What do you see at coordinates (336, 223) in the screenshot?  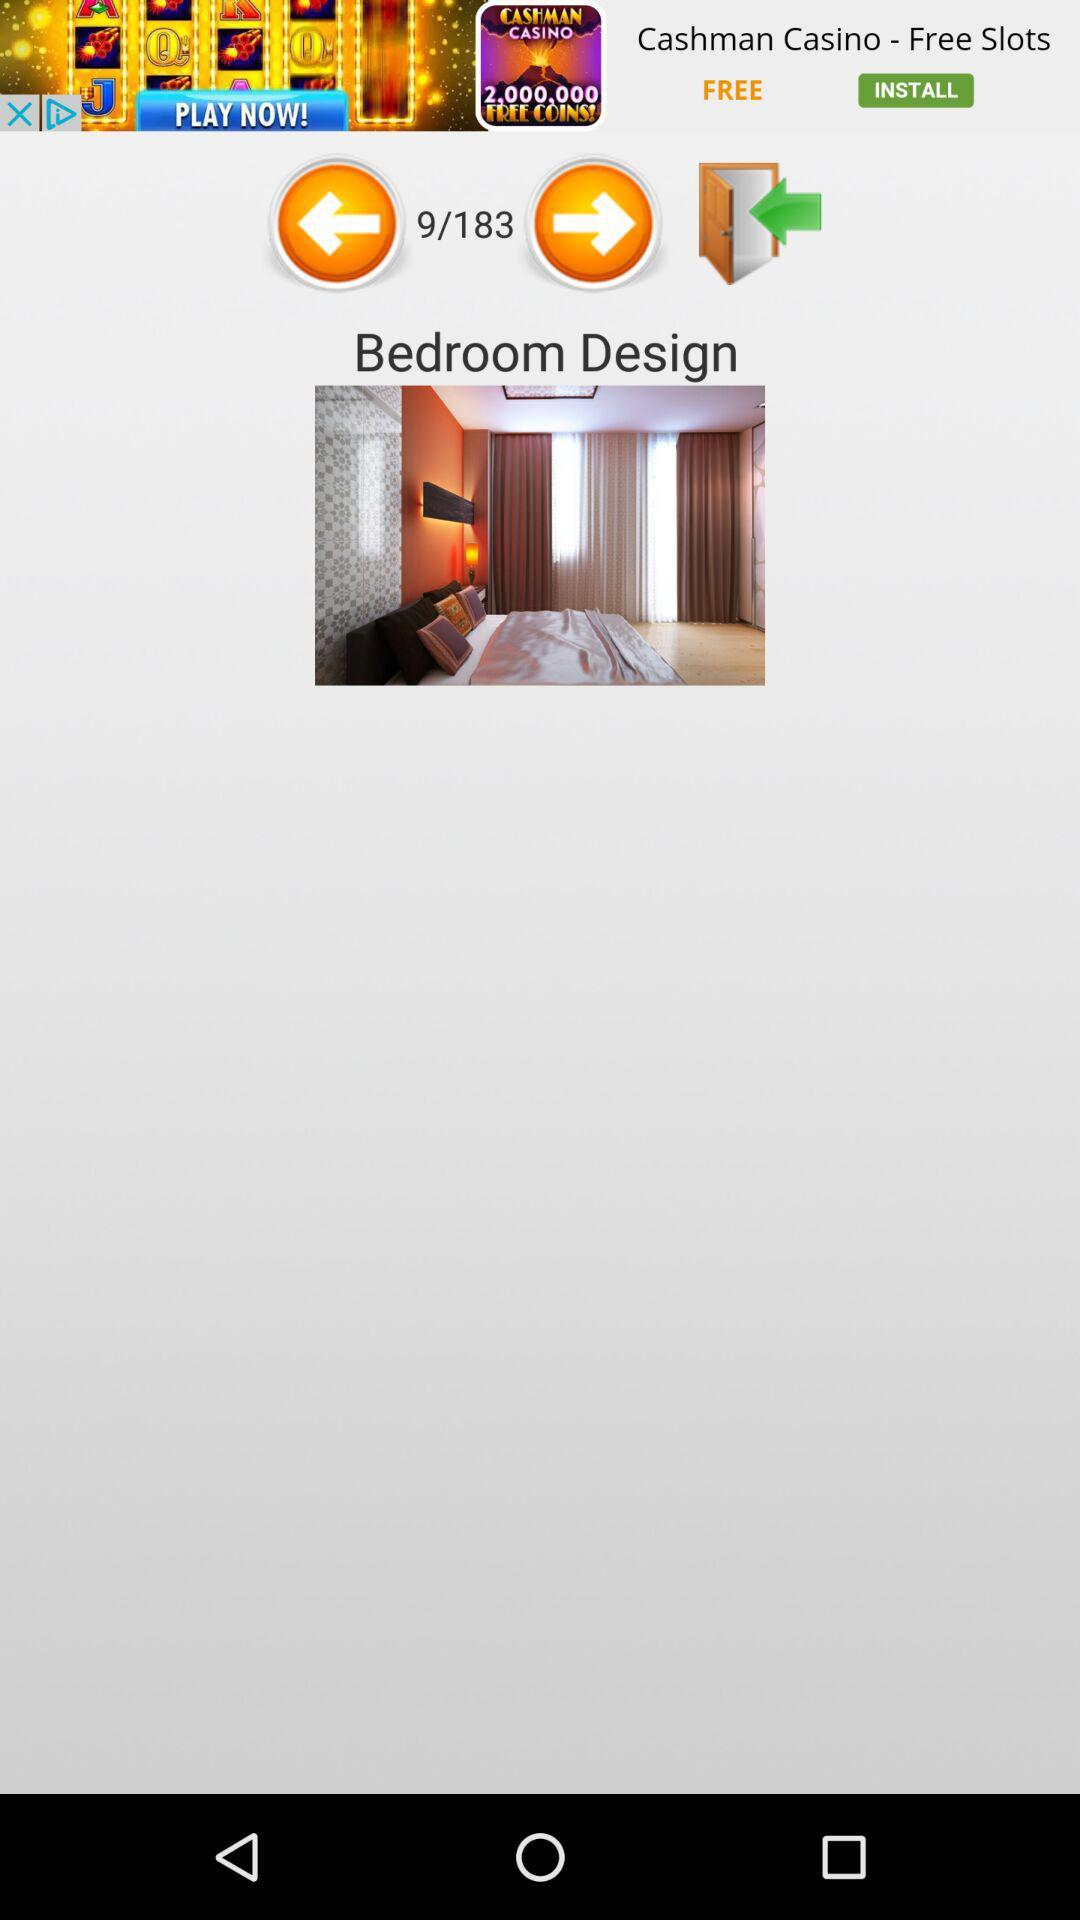 I see `previous page` at bounding box center [336, 223].